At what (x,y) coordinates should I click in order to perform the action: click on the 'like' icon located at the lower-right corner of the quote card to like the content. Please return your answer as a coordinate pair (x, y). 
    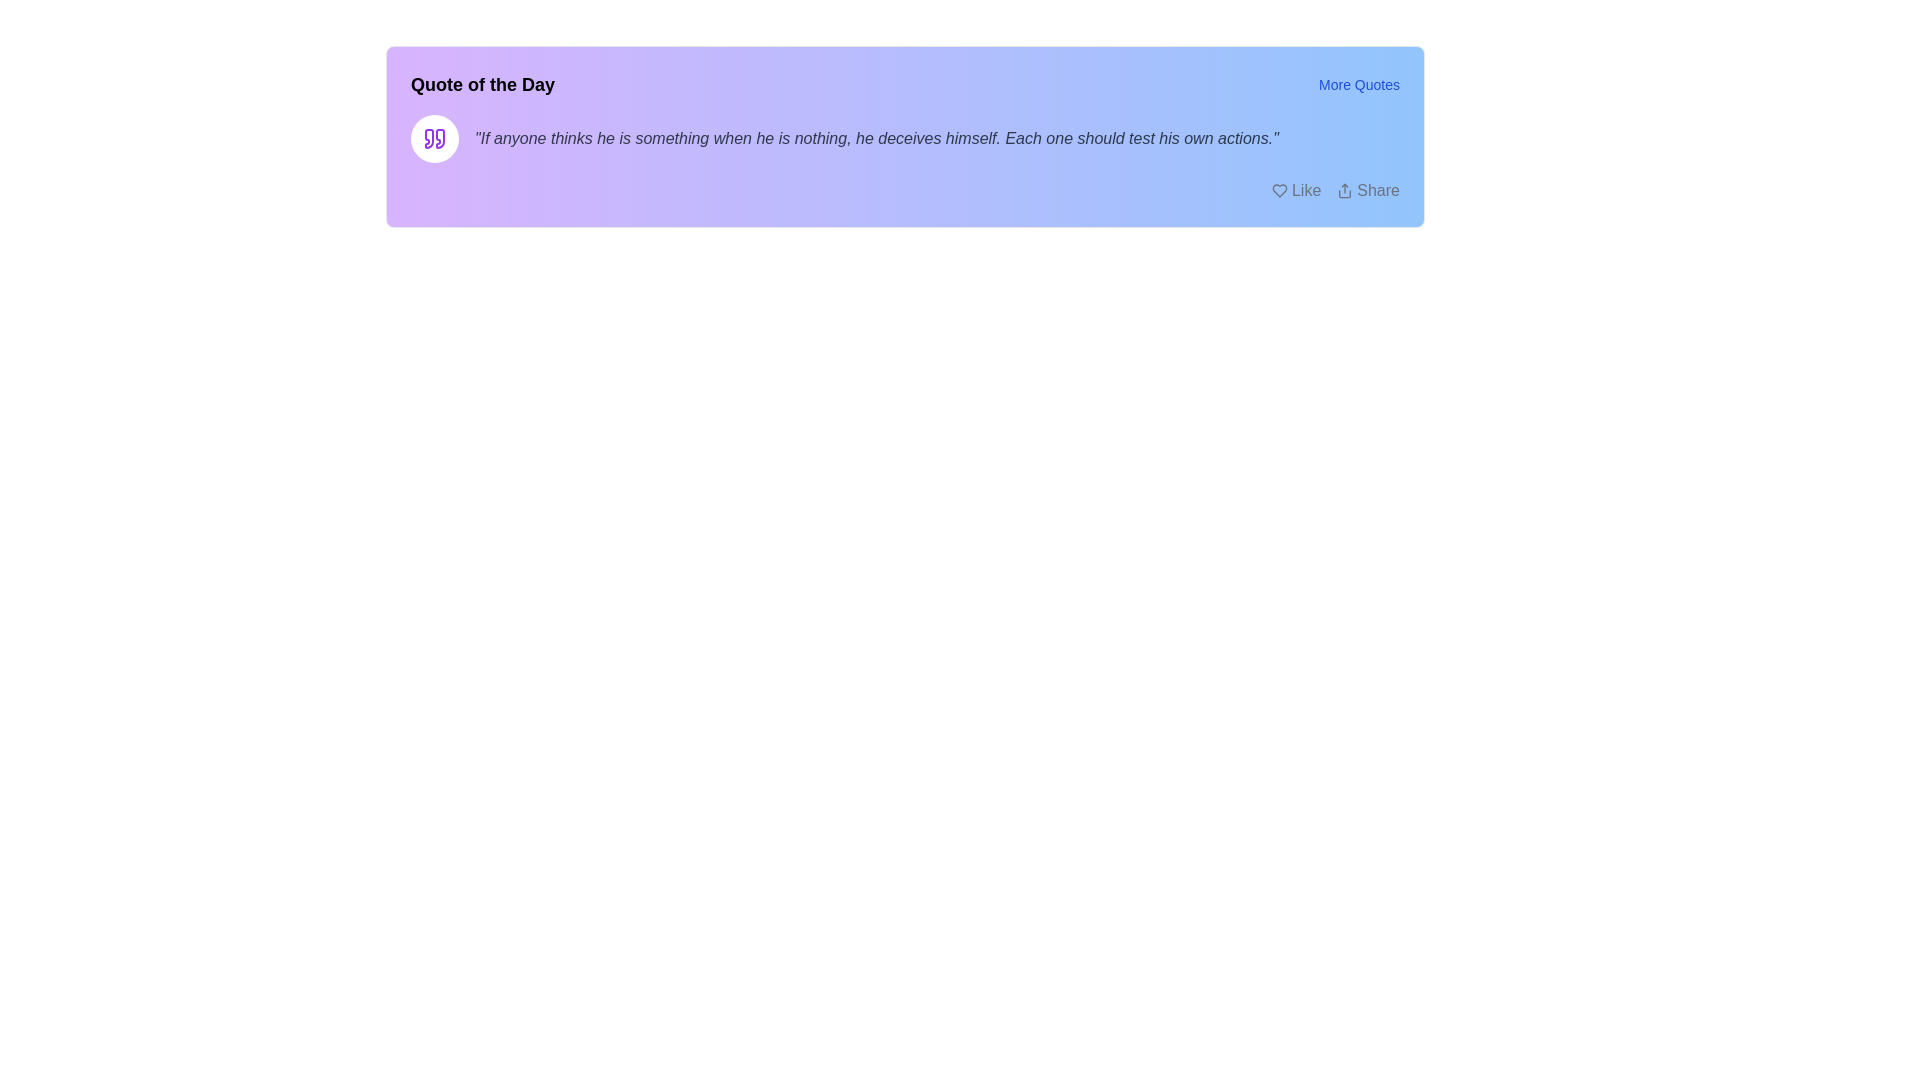
    Looking at the image, I should click on (1278, 191).